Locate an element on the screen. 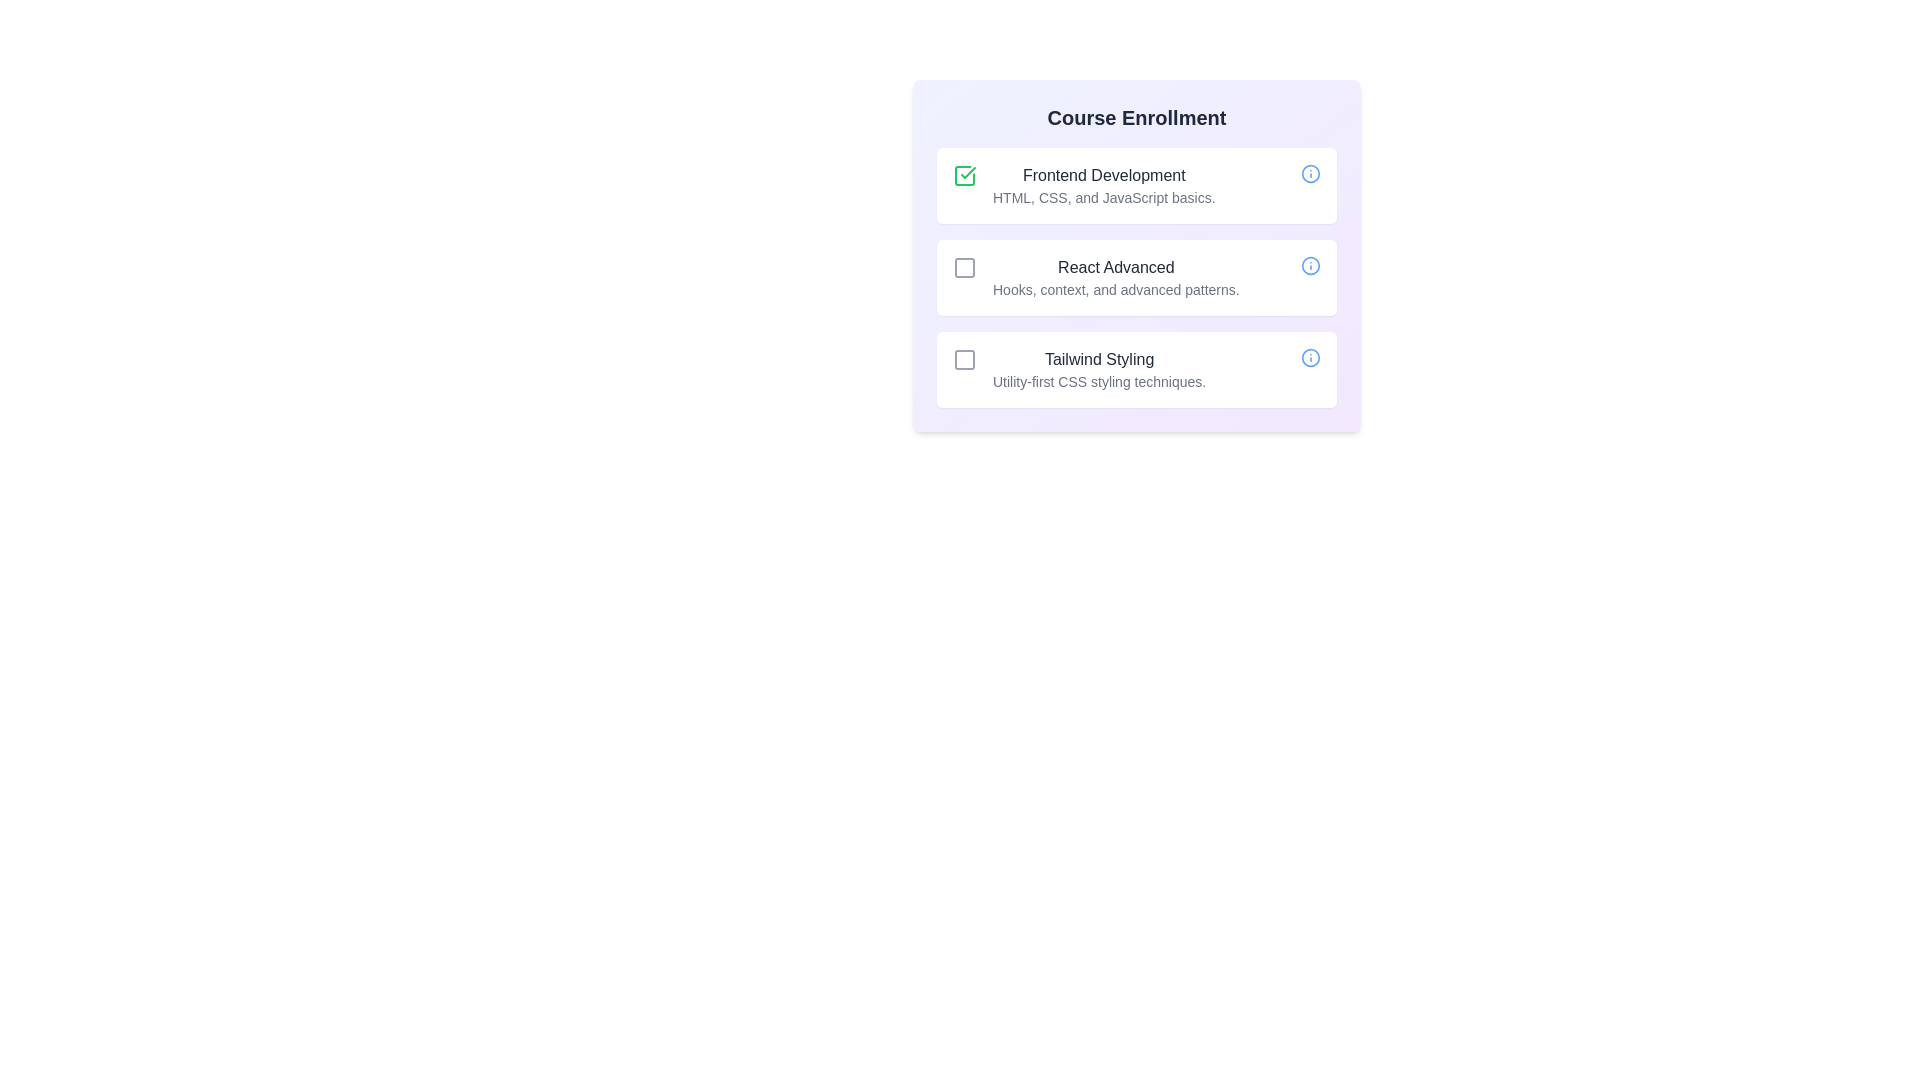 The width and height of the screenshot is (1920, 1080). the checkbox with icon indicator is located at coordinates (964, 175).